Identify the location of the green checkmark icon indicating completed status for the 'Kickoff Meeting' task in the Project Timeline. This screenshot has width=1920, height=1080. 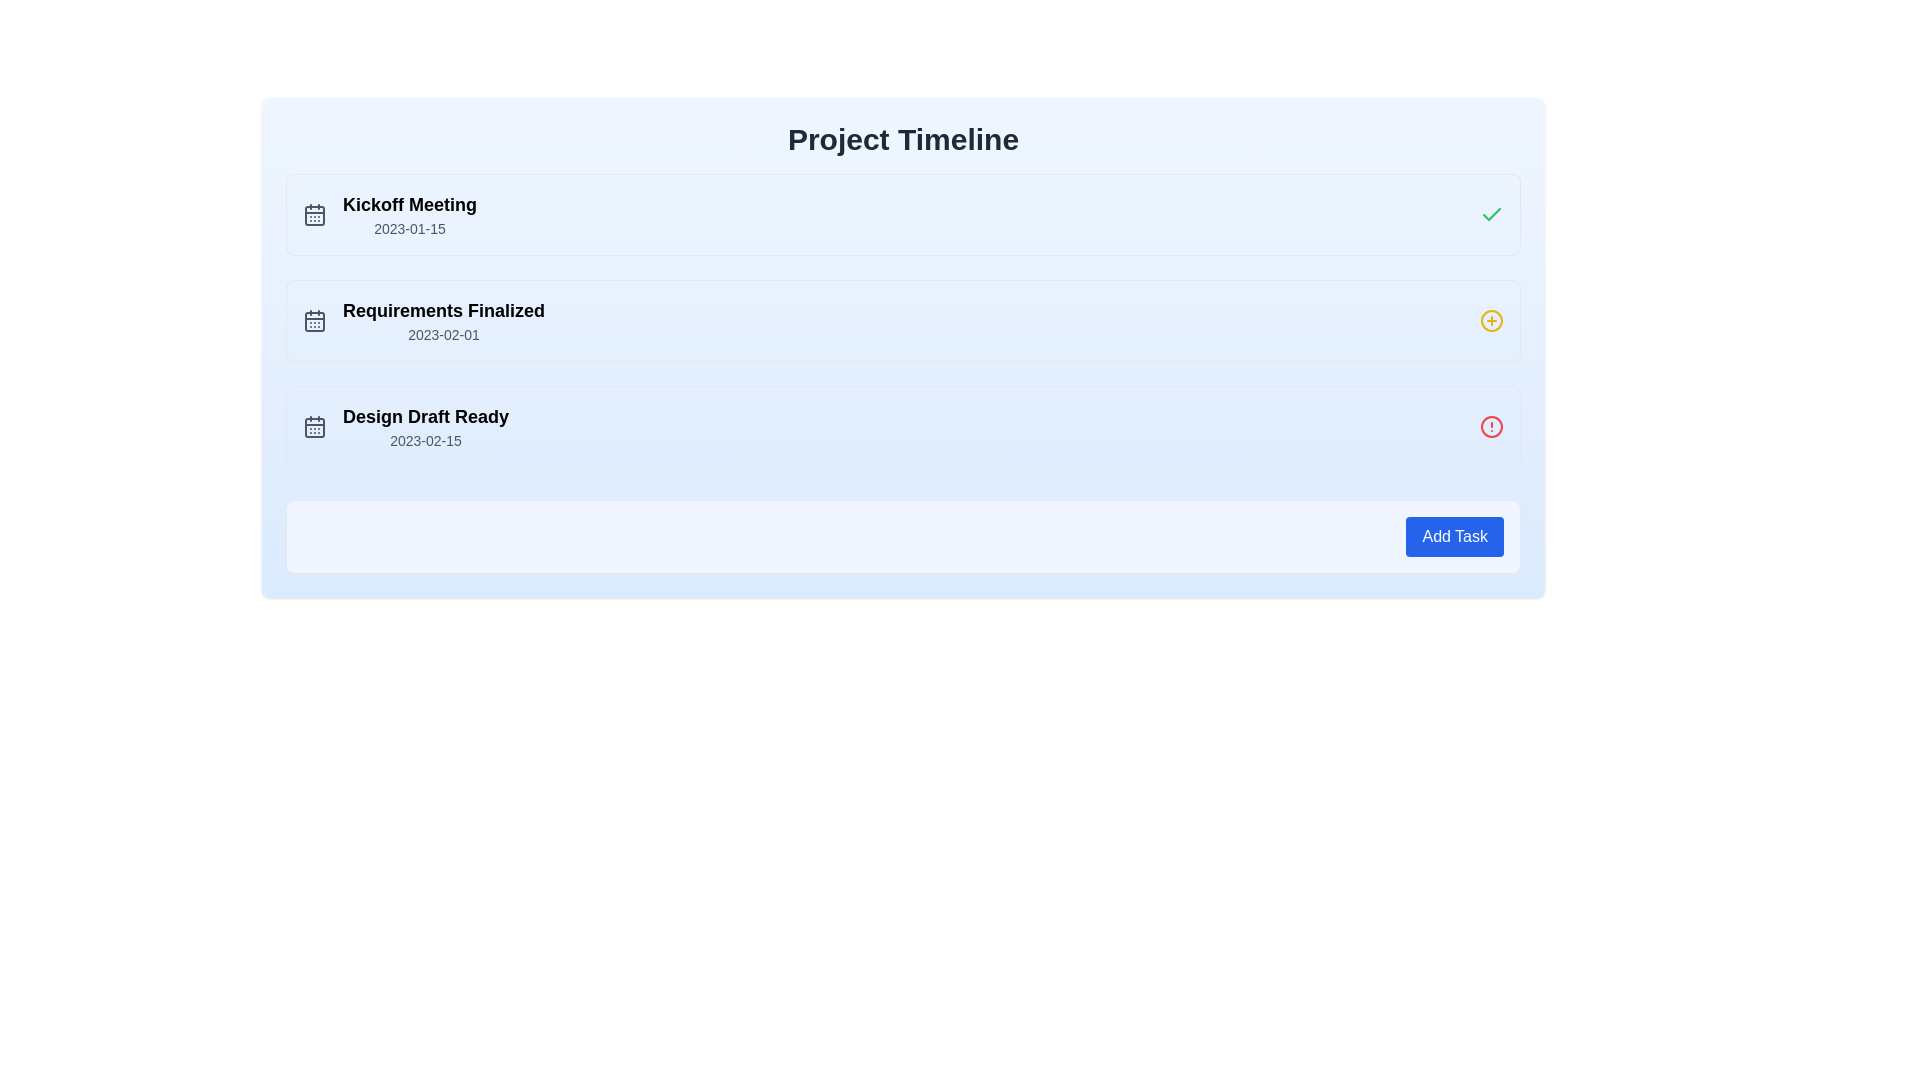
(1492, 214).